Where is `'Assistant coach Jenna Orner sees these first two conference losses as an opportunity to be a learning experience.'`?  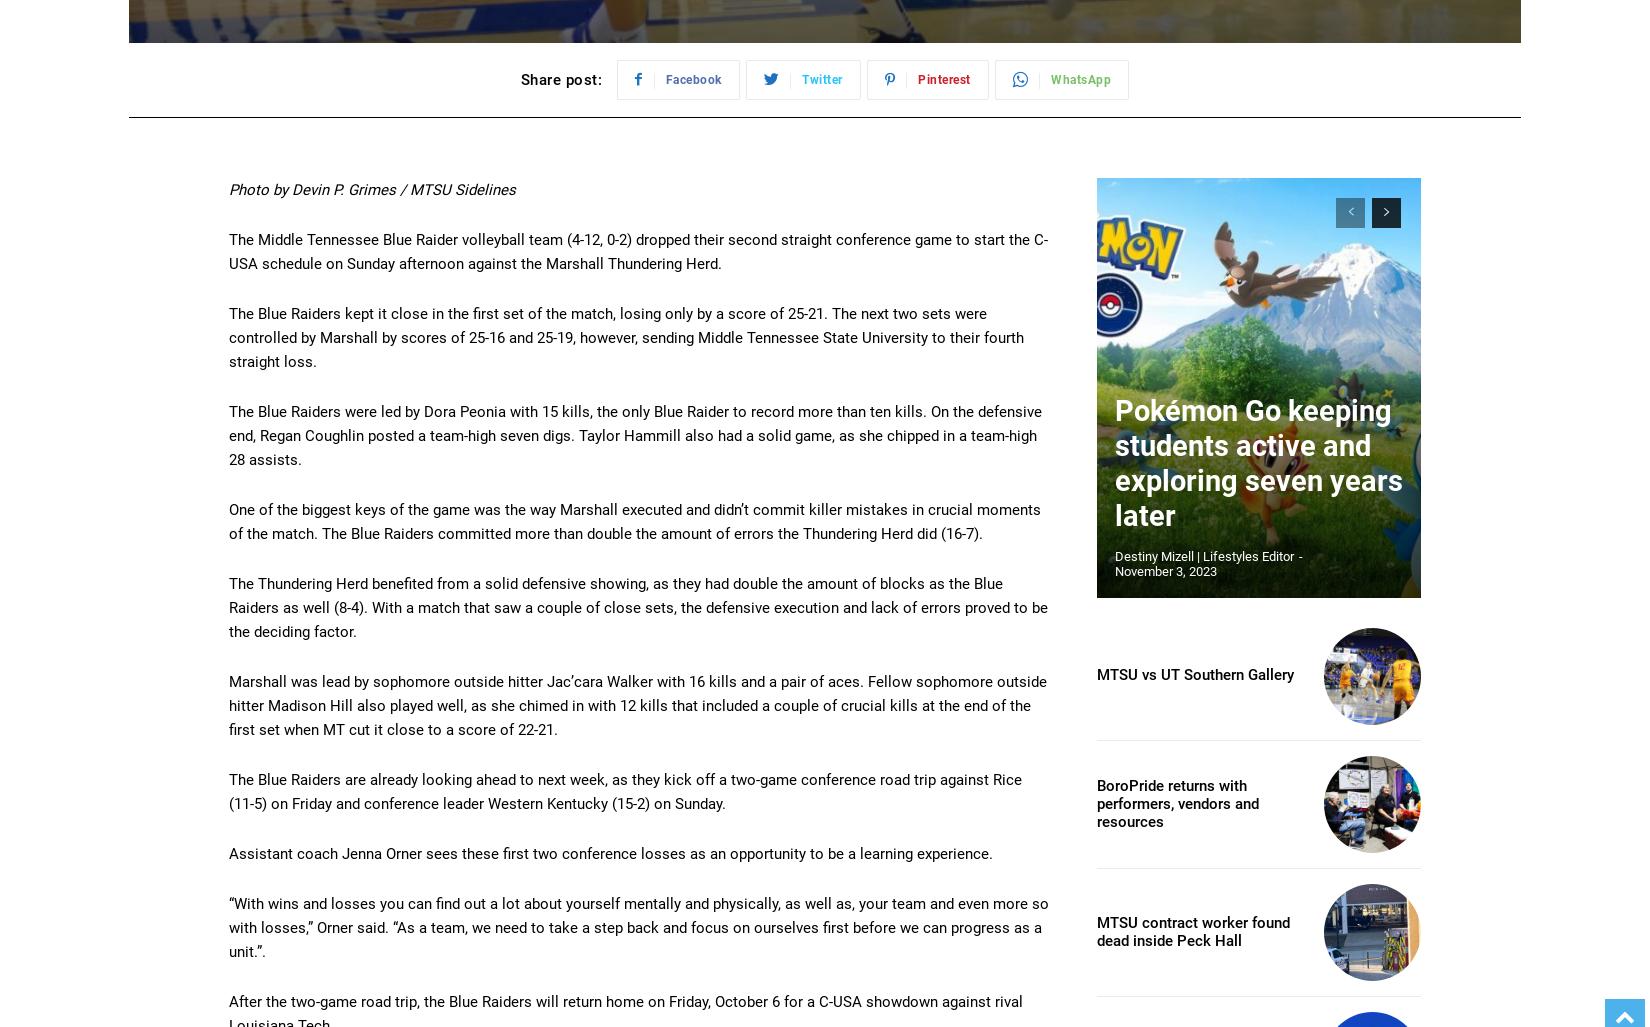
'Assistant coach Jenna Orner sees these first two conference losses as an opportunity to be a learning experience.' is located at coordinates (609, 853).